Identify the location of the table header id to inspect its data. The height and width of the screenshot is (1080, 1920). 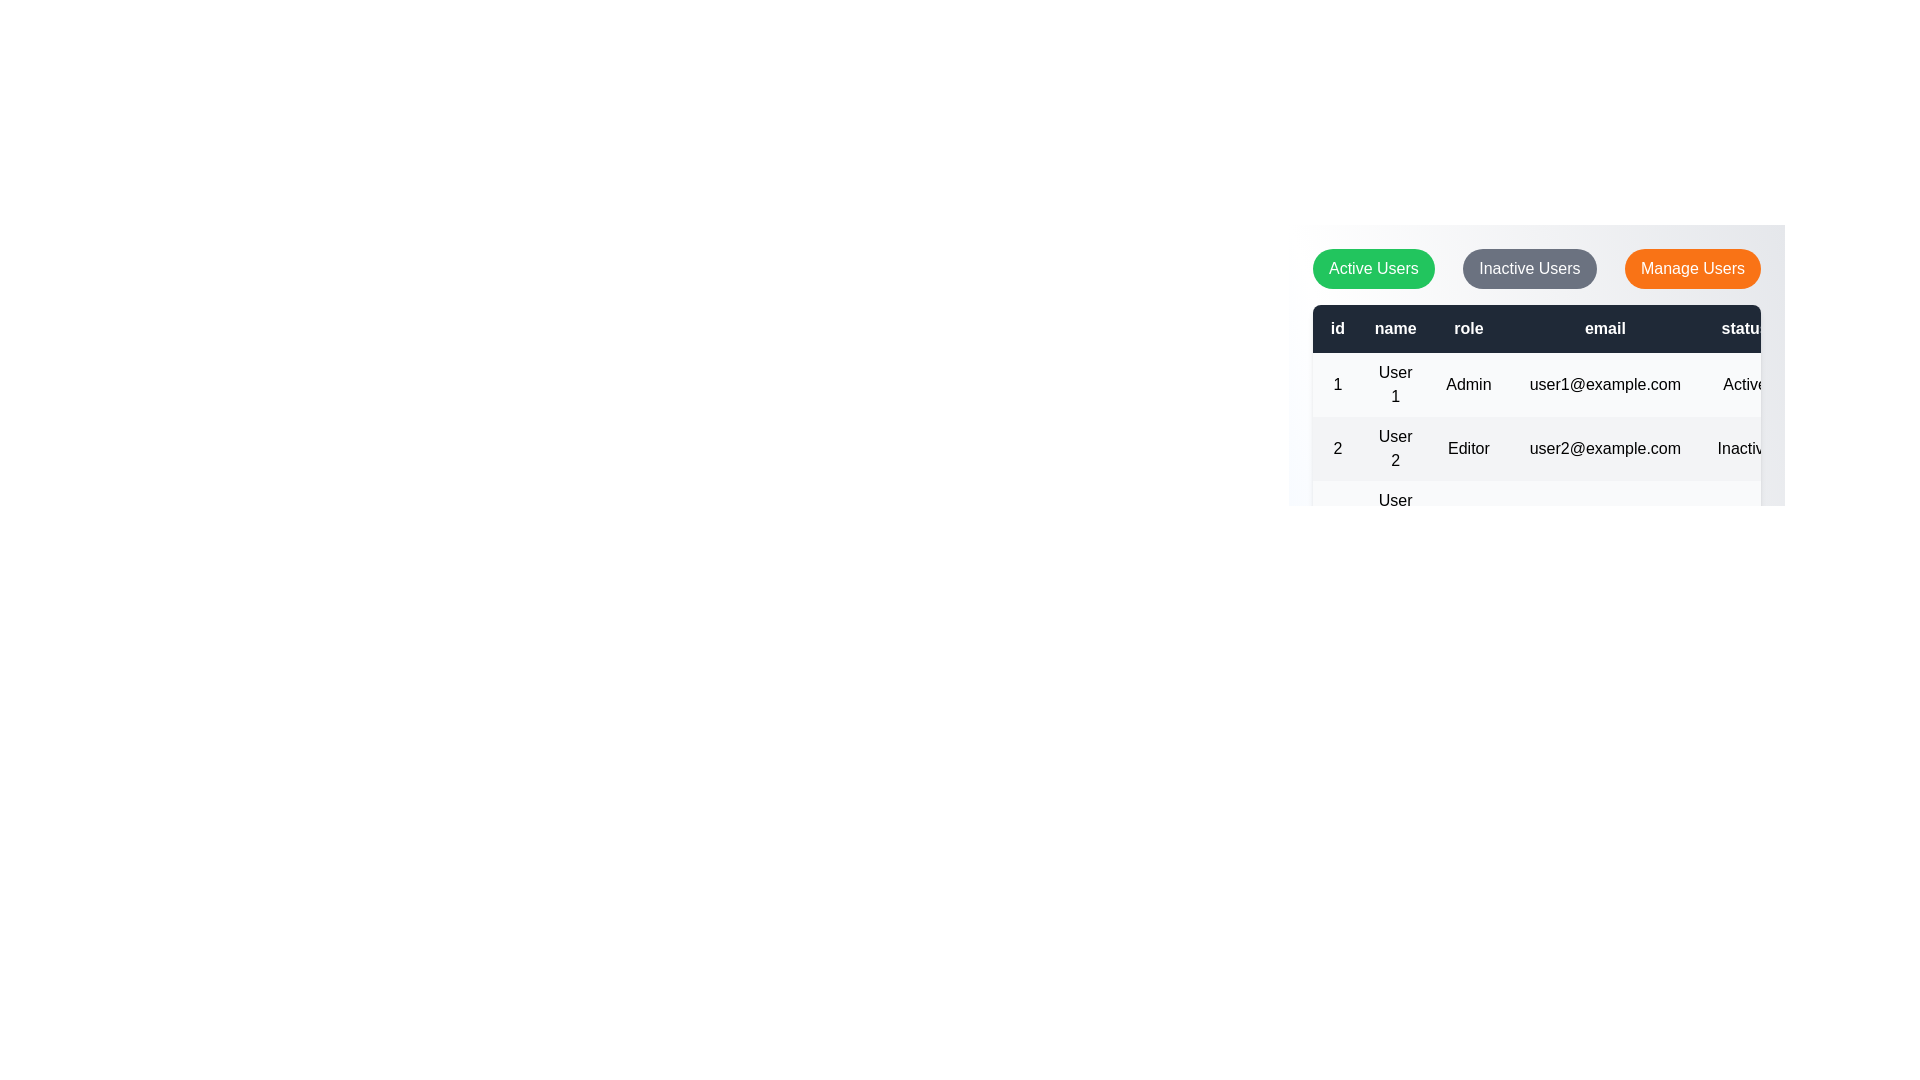
(1337, 327).